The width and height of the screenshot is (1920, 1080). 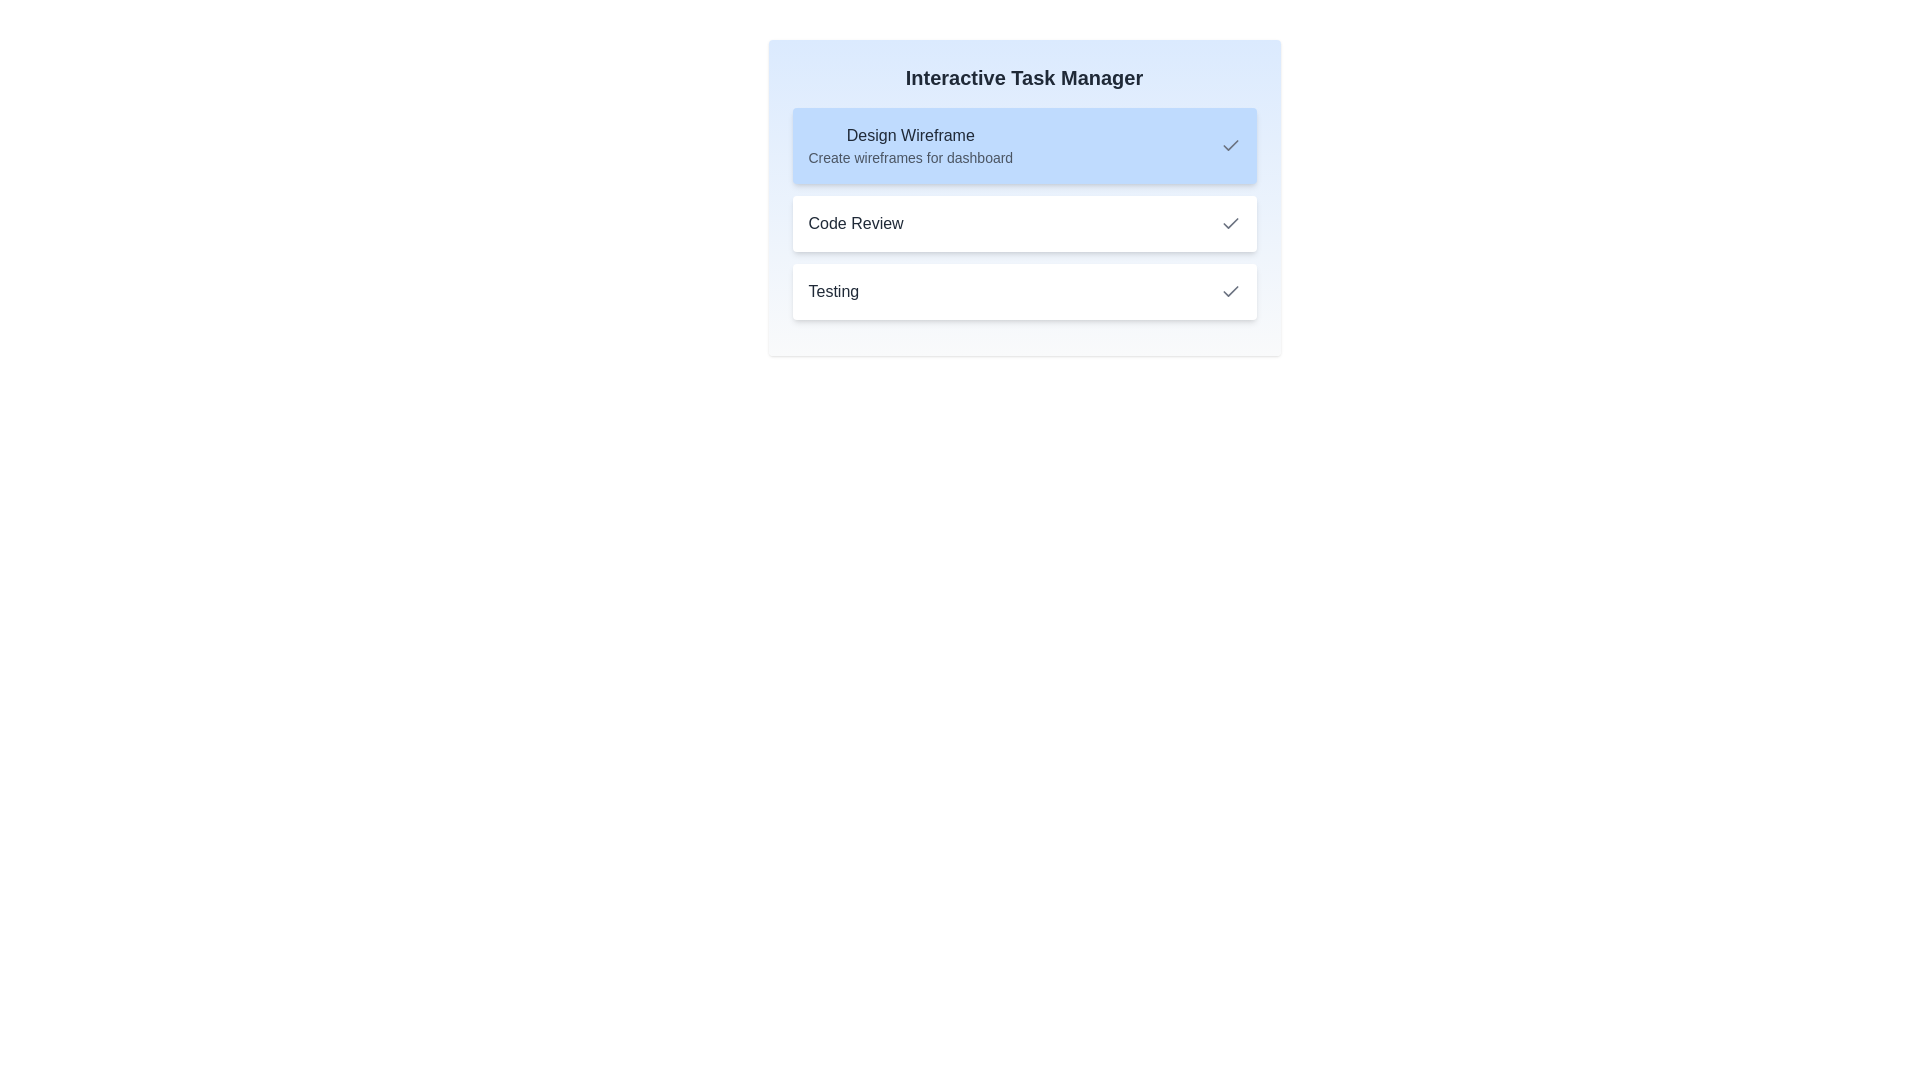 I want to click on the task Testing to see its details, so click(x=1024, y=292).